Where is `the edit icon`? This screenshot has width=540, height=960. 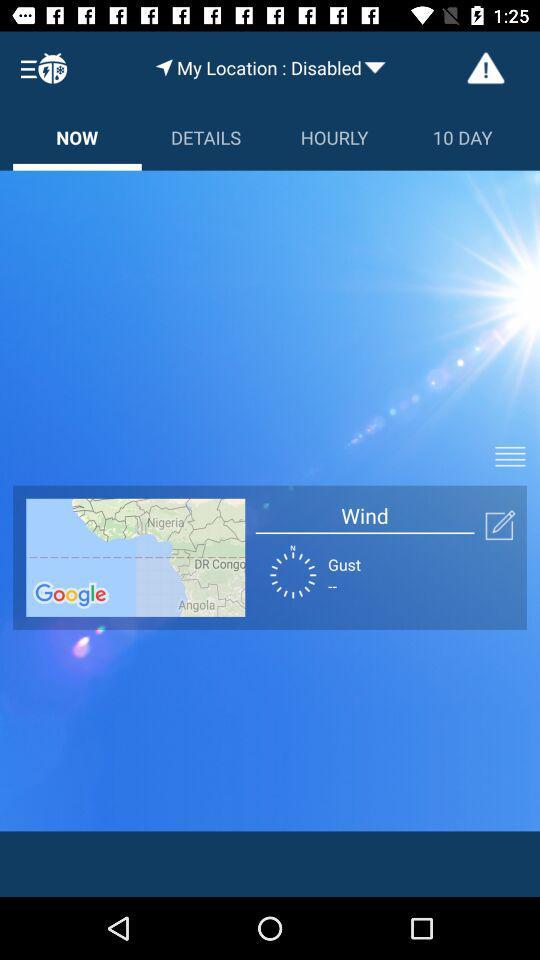 the edit icon is located at coordinates (499, 524).